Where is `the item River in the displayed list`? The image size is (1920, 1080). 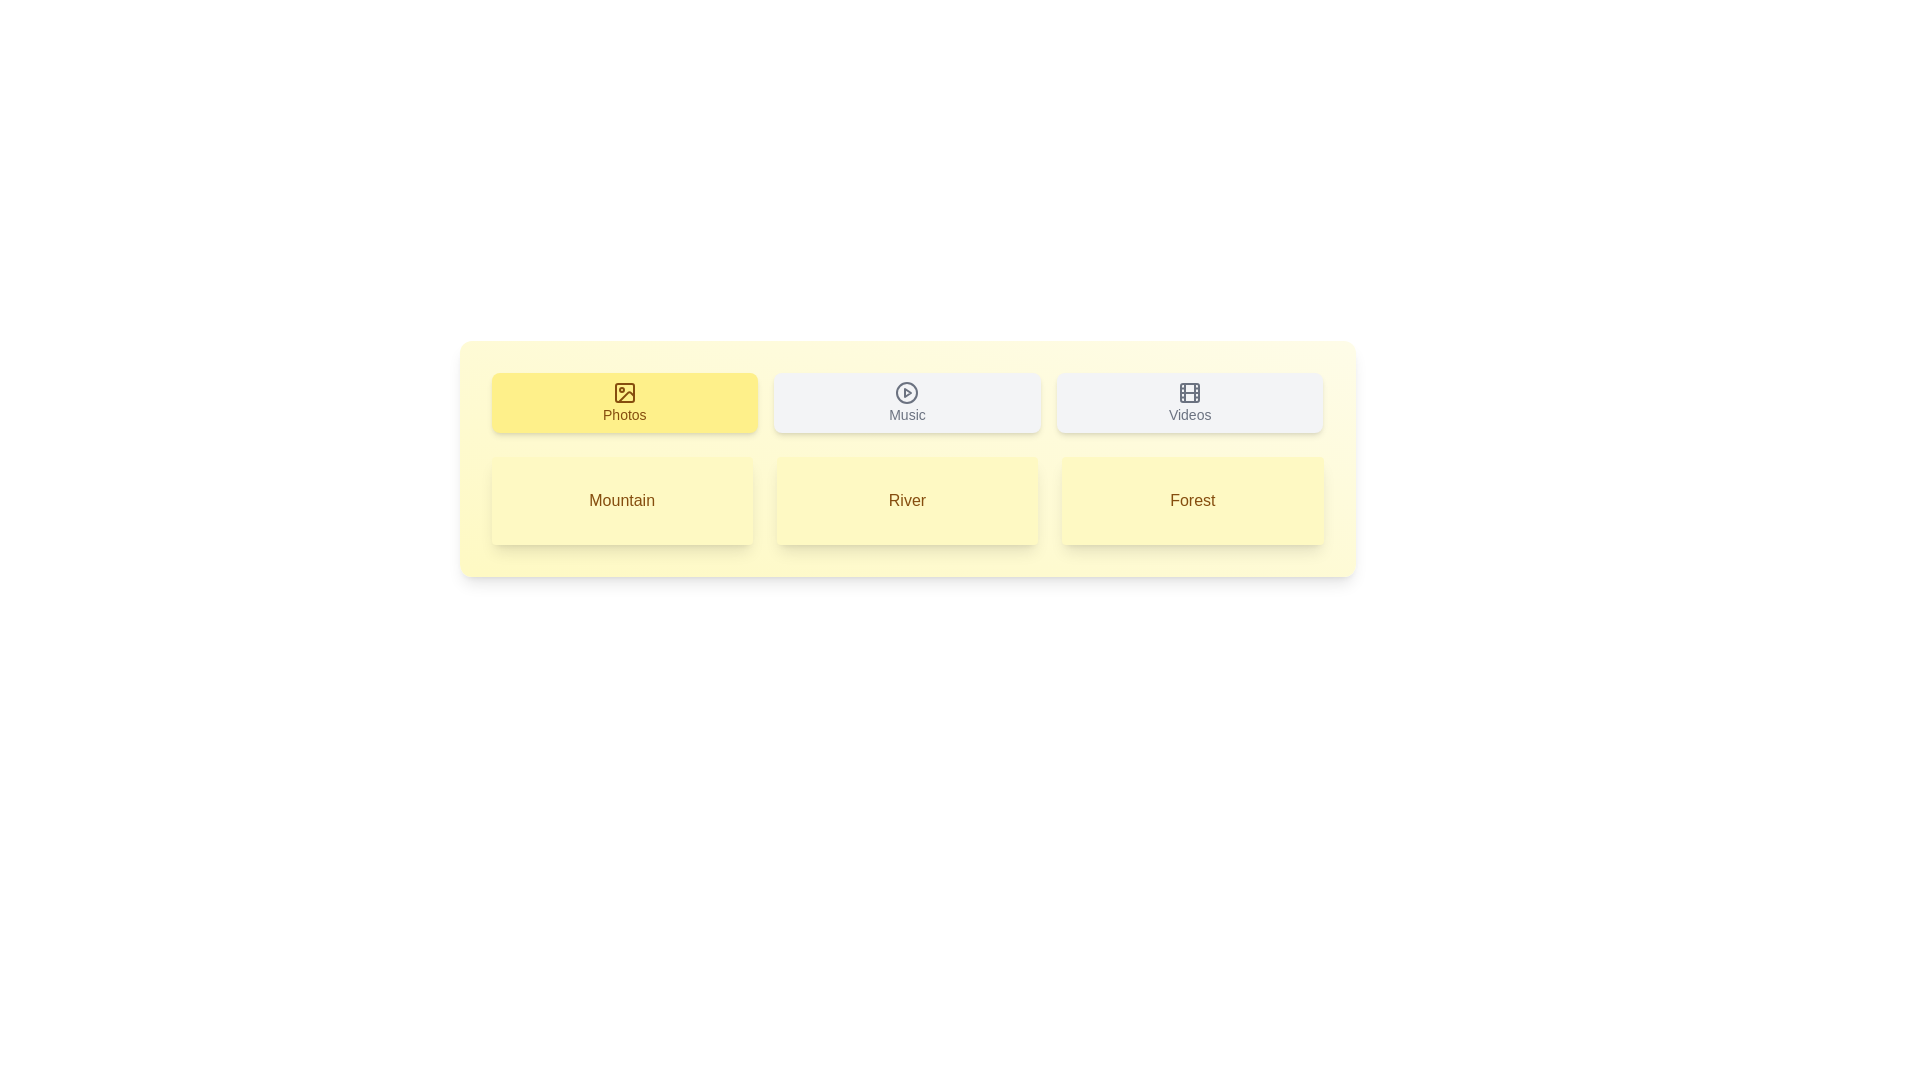
the item River in the displayed list is located at coordinates (906, 500).